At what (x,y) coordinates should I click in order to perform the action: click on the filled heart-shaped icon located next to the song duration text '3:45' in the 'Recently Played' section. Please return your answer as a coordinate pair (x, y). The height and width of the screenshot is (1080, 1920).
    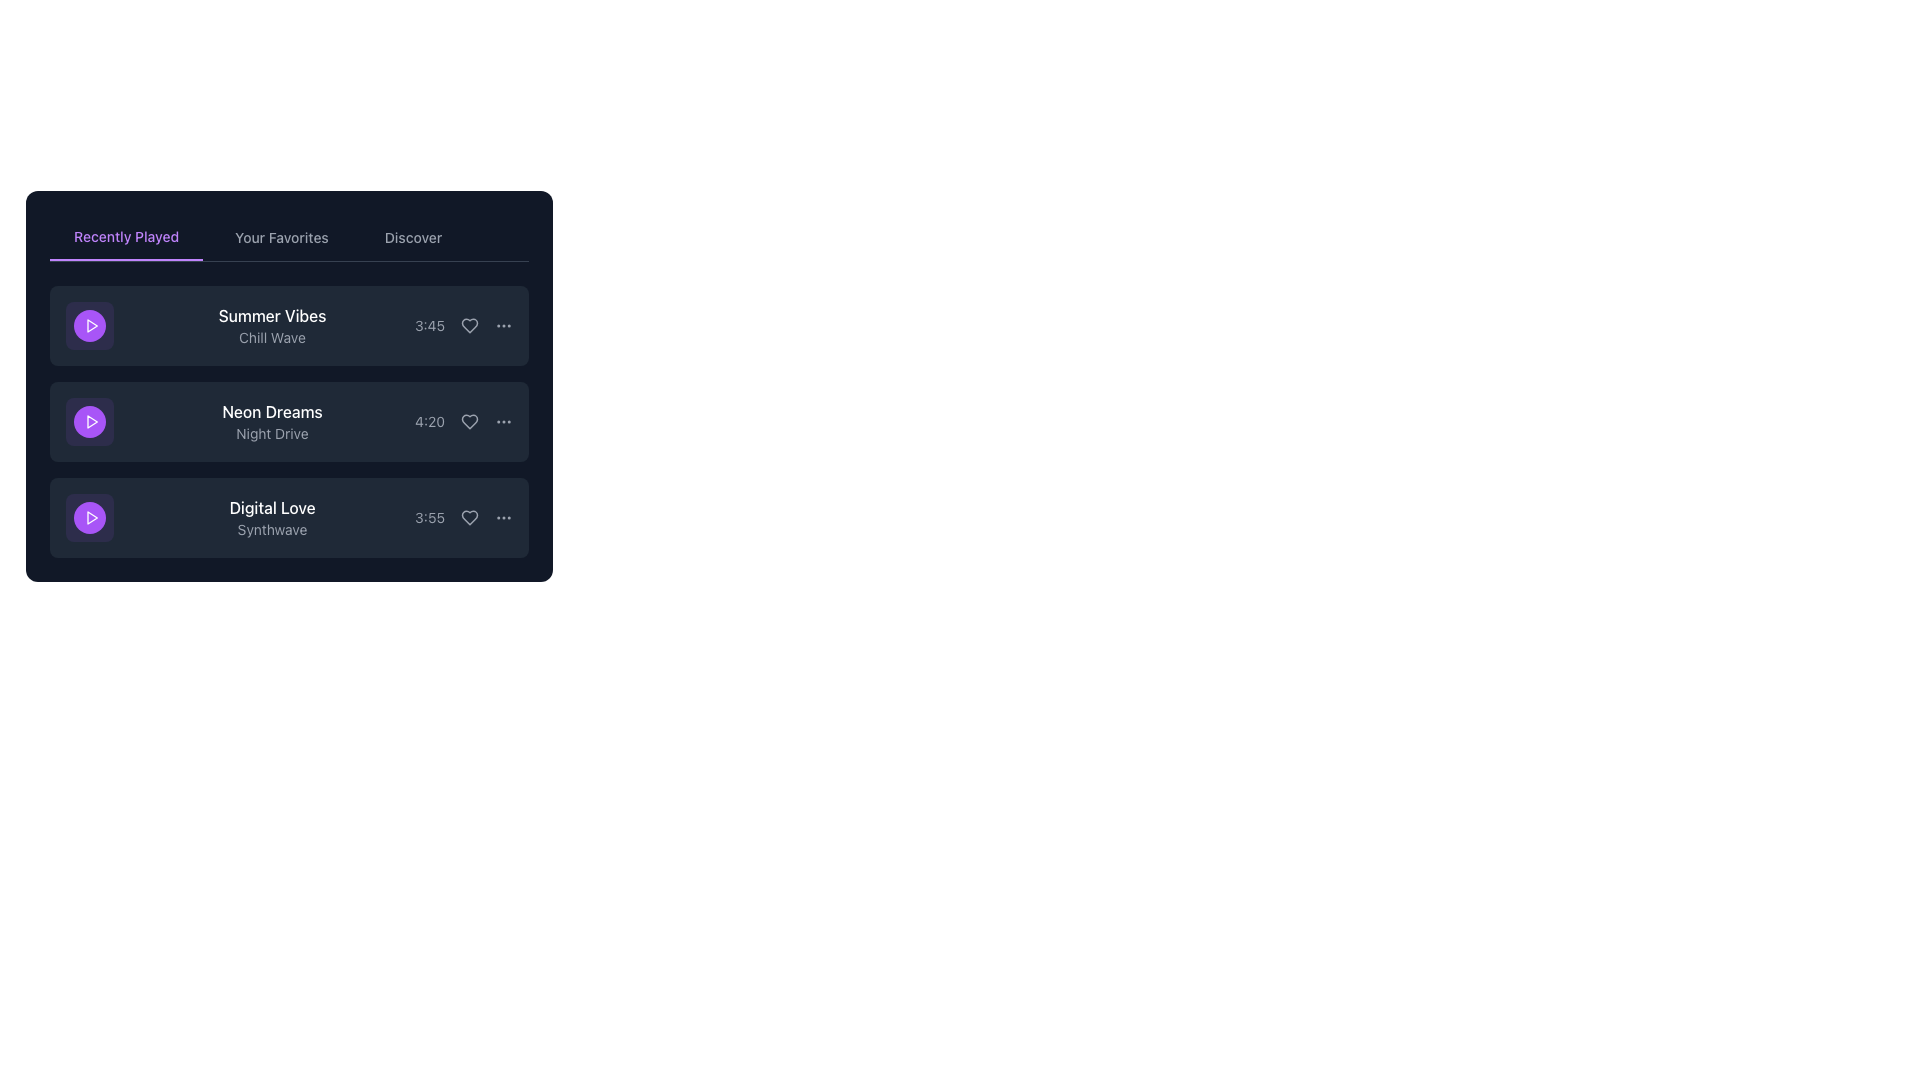
    Looking at the image, I should click on (469, 325).